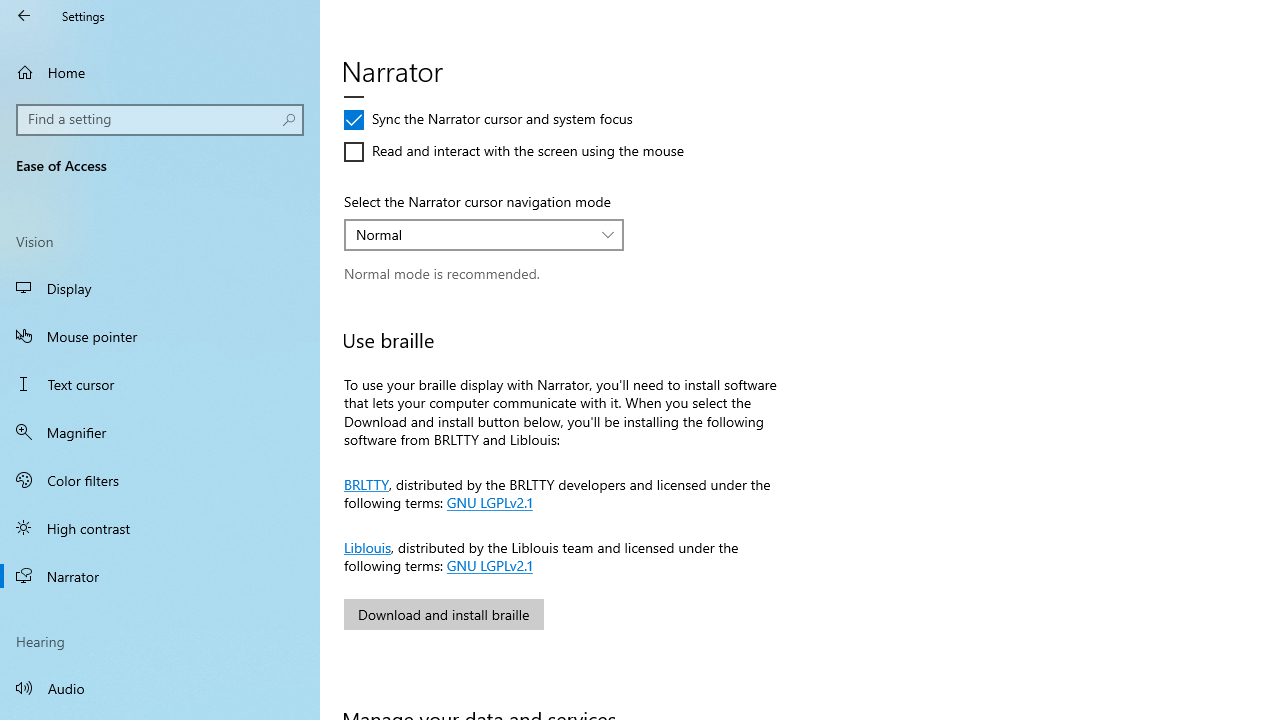  What do you see at coordinates (160, 686) in the screenshot?
I see `'Audio'` at bounding box center [160, 686].